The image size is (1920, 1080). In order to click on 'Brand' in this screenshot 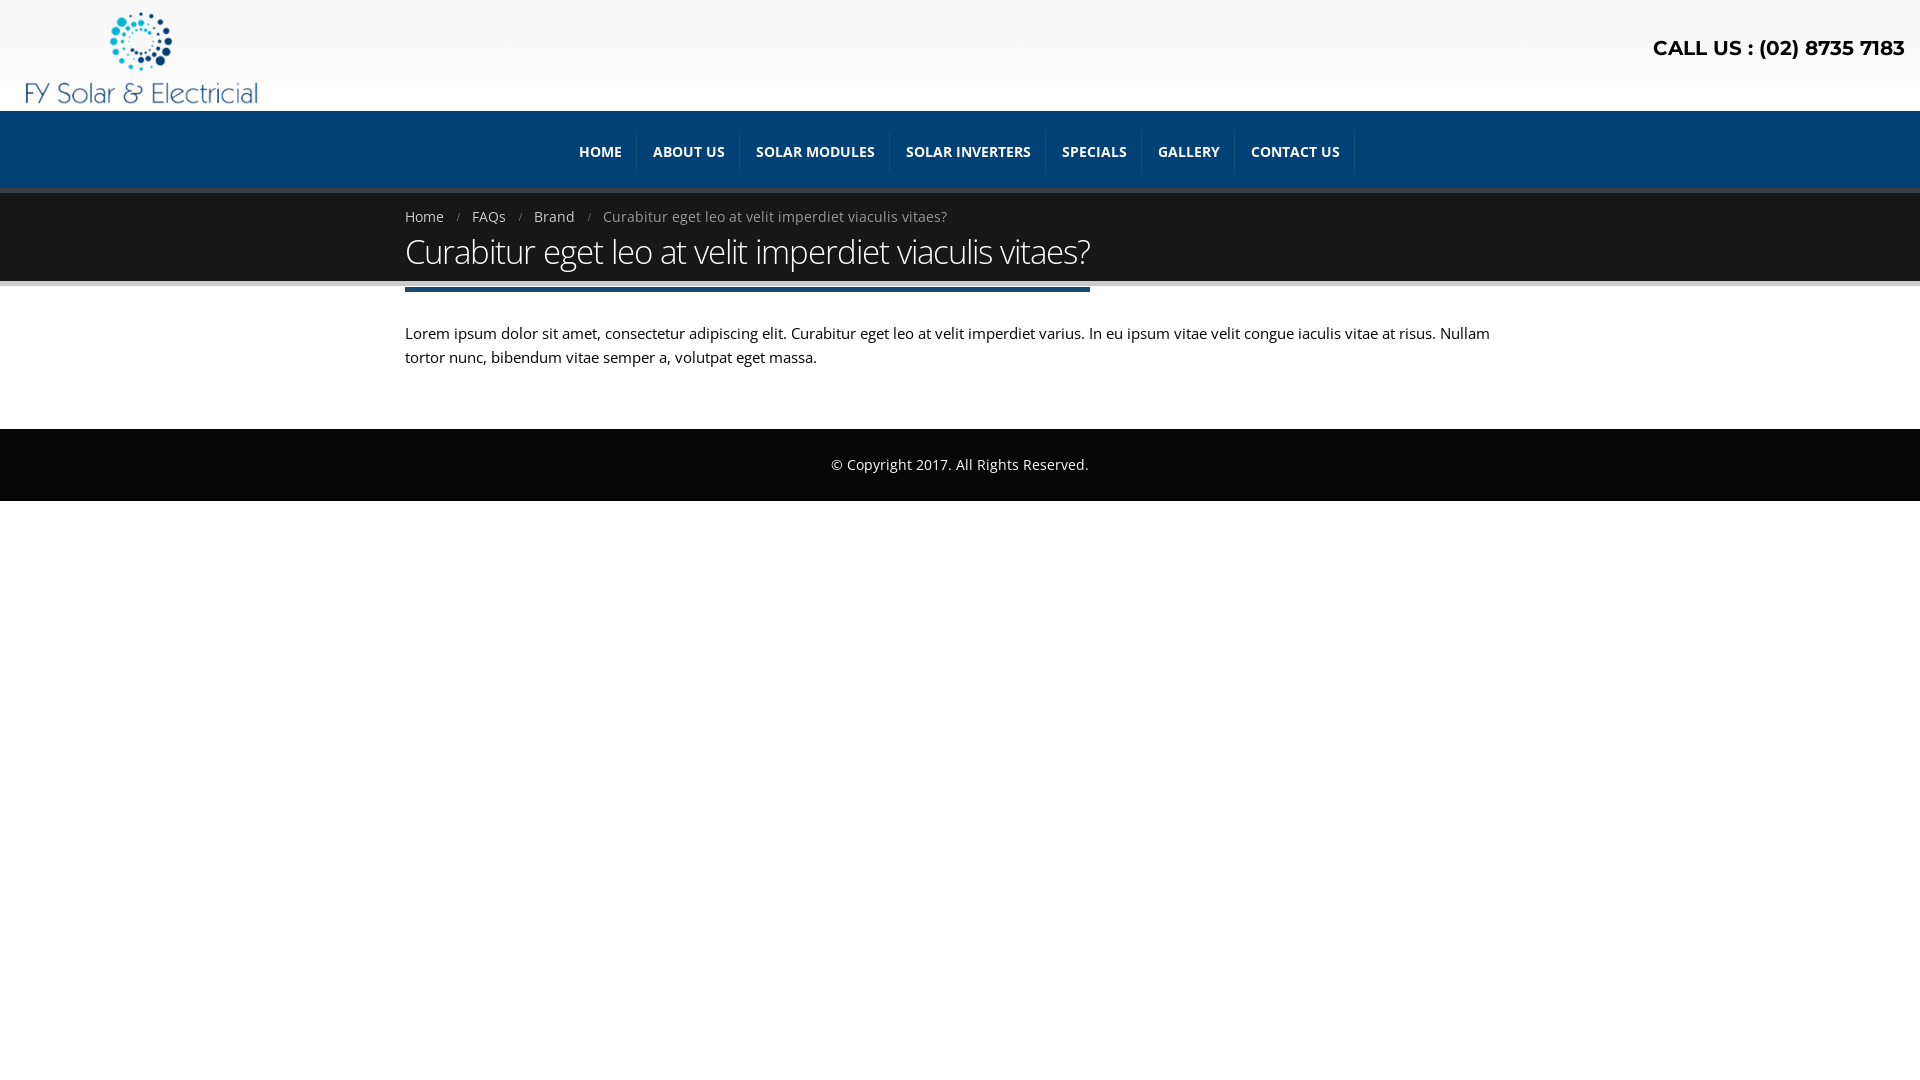, I will do `click(533, 216)`.